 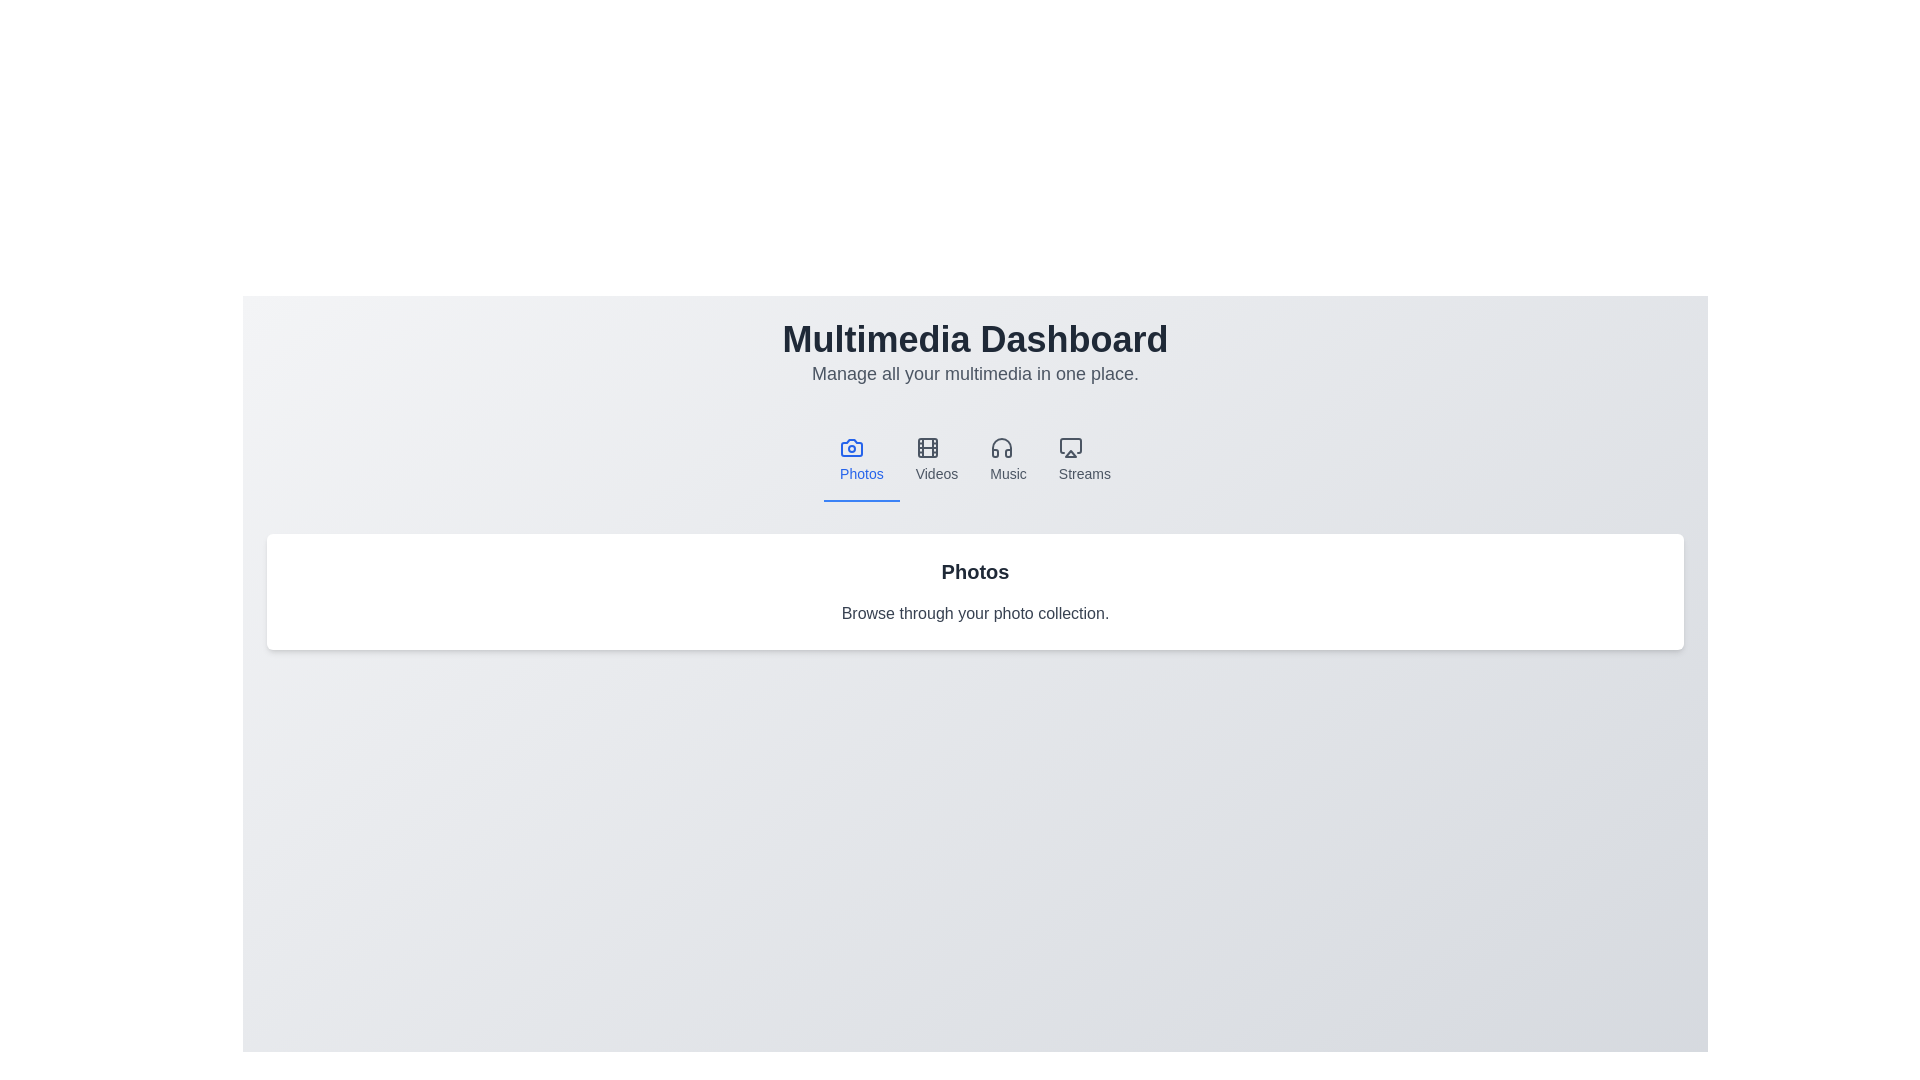 I want to click on the Videos tab to view its content, so click(x=935, y=461).